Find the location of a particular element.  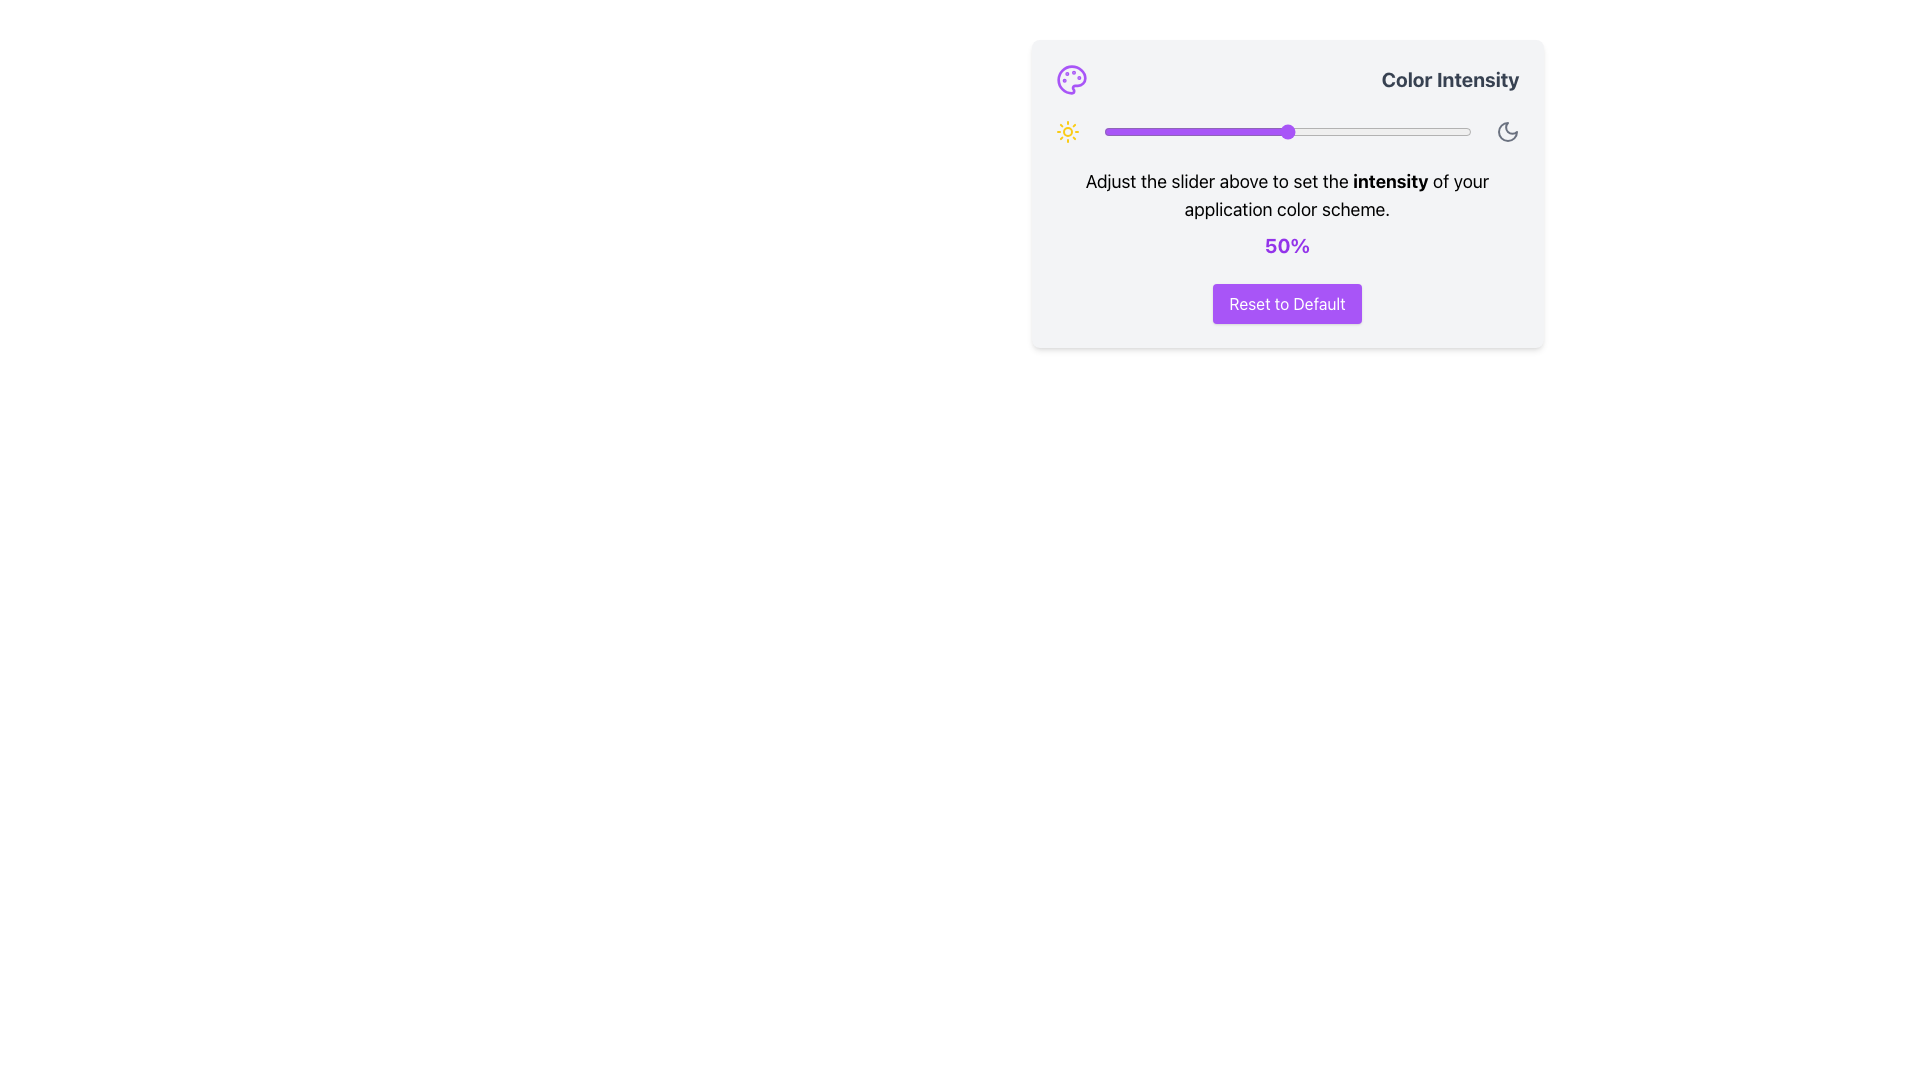

the color intensity slider is located at coordinates (1271, 131).